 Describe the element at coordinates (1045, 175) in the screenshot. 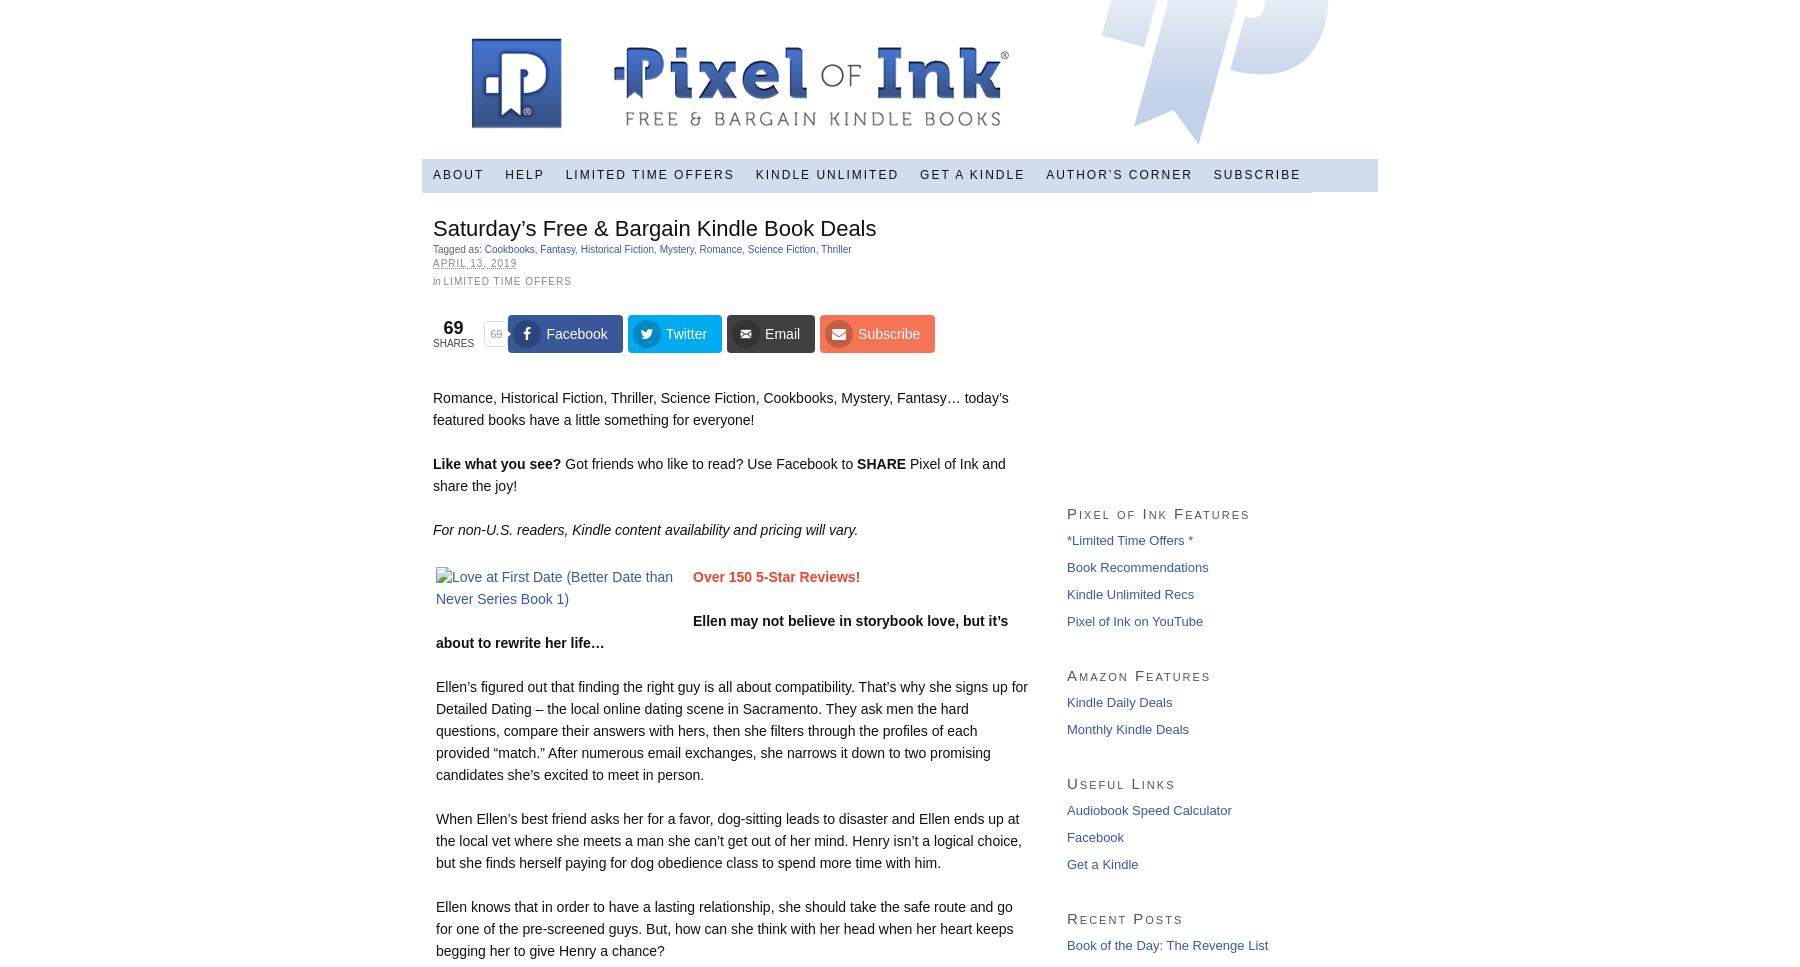

I see `'Author’s Corner'` at that location.